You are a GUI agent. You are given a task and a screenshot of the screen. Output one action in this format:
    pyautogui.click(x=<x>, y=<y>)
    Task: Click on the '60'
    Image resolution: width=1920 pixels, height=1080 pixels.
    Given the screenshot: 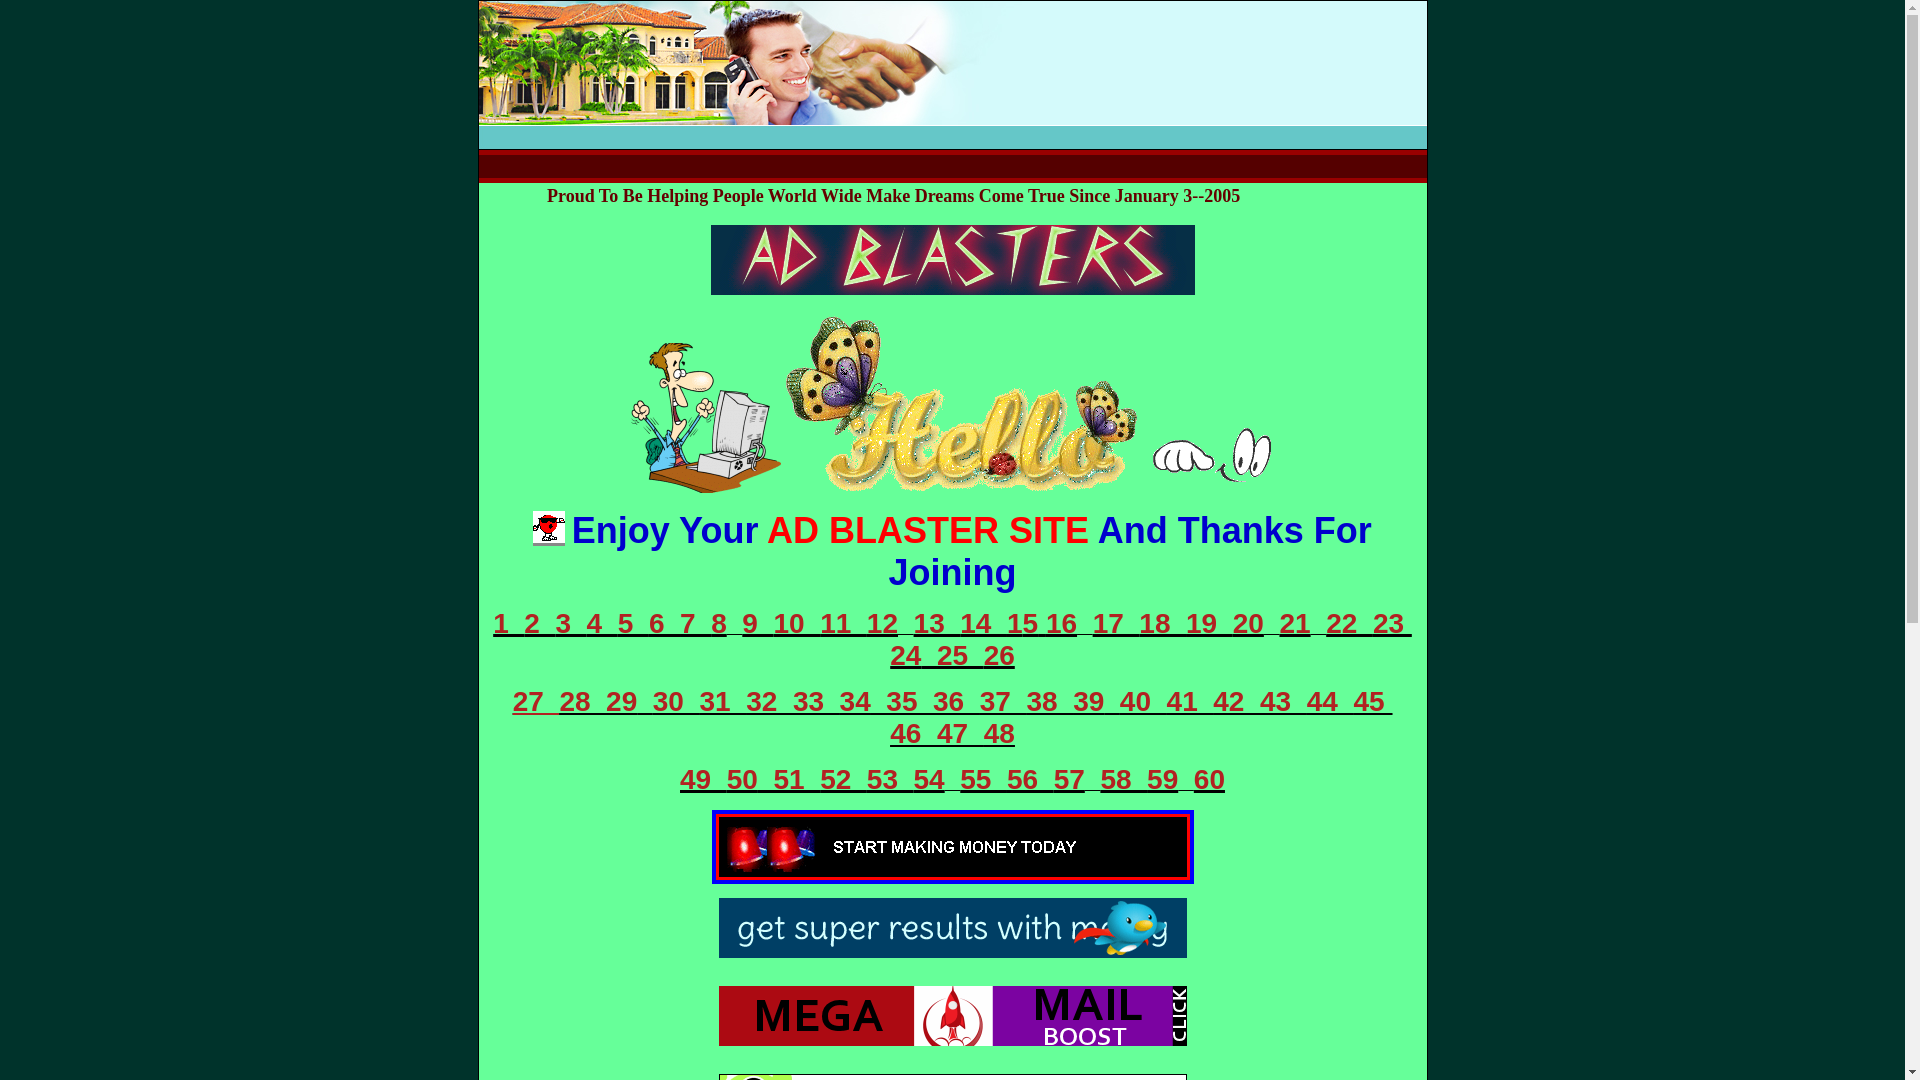 What is the action you would take?
    pyautogui.click(x=1208, y=778)
    